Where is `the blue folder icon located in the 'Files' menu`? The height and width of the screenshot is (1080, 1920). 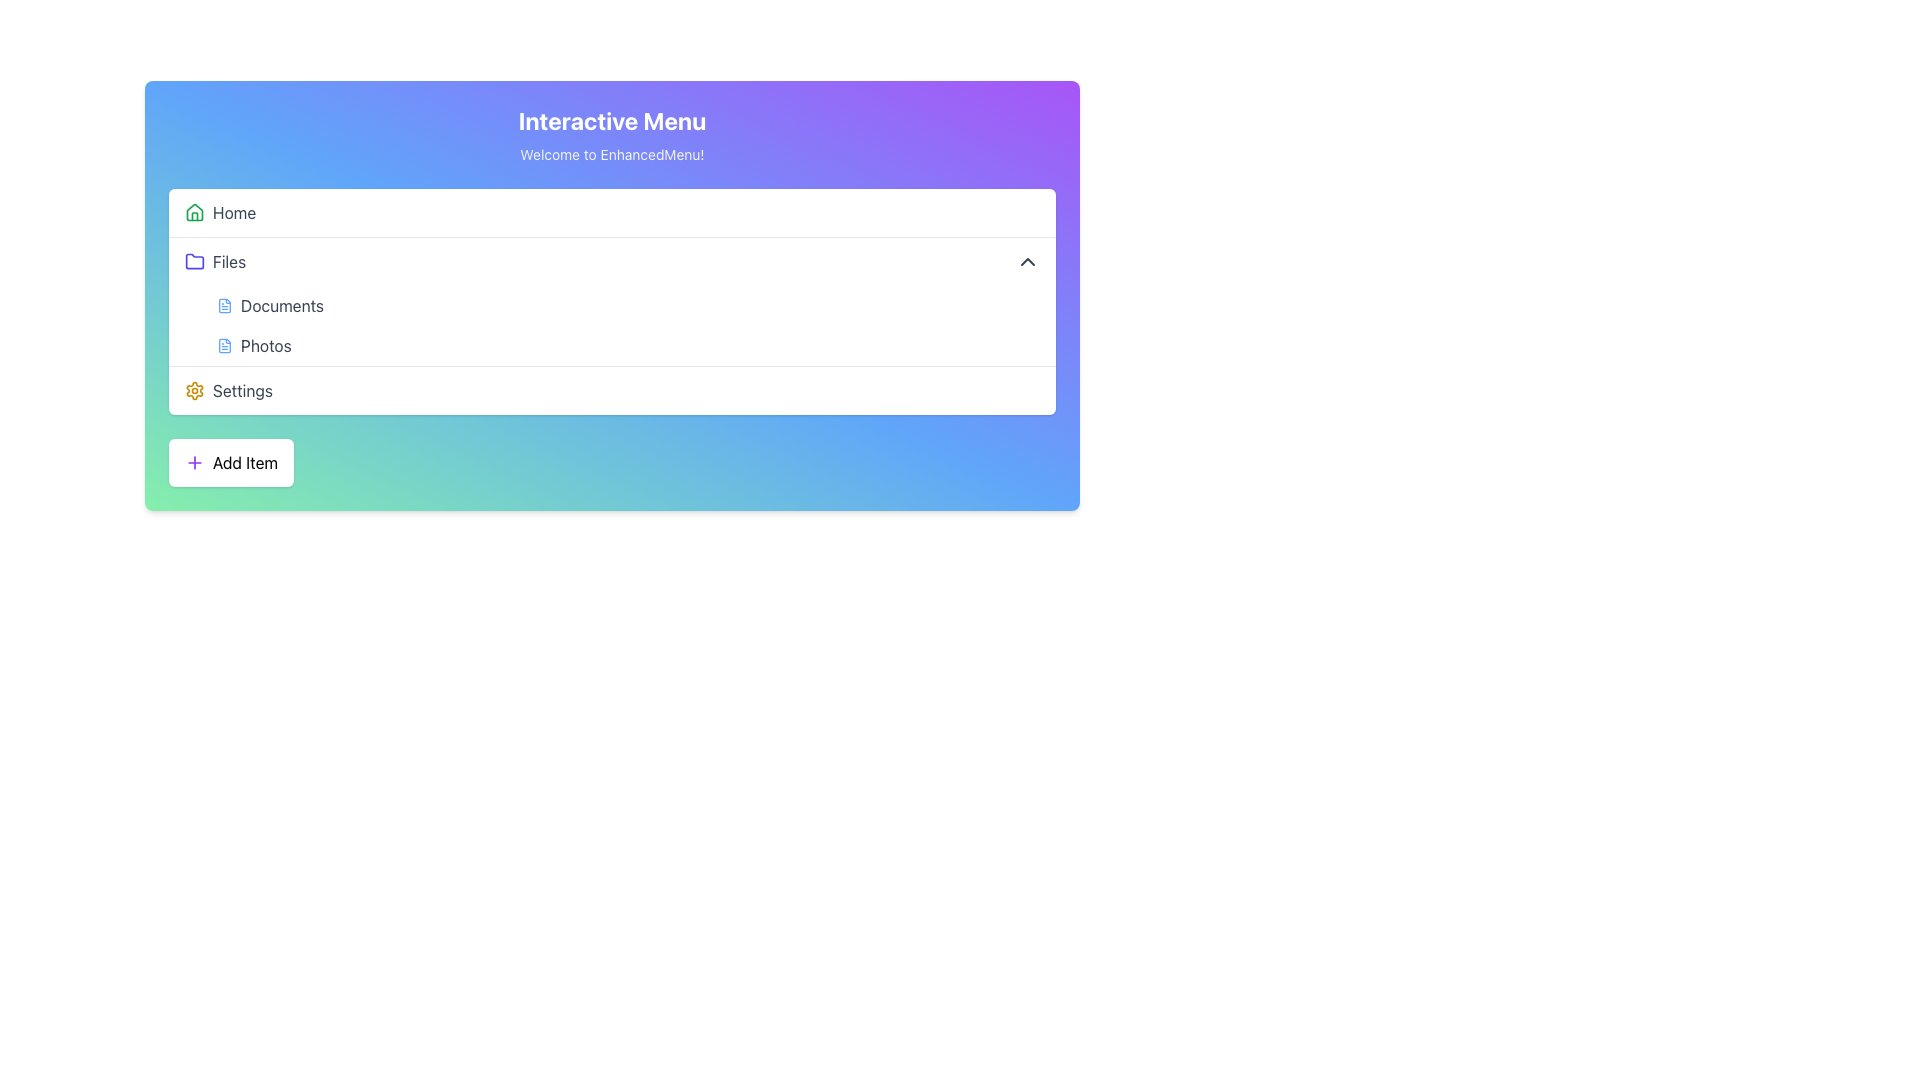 the blue folder icon located in the 'Files' menu is located at coordinates (195, 261).